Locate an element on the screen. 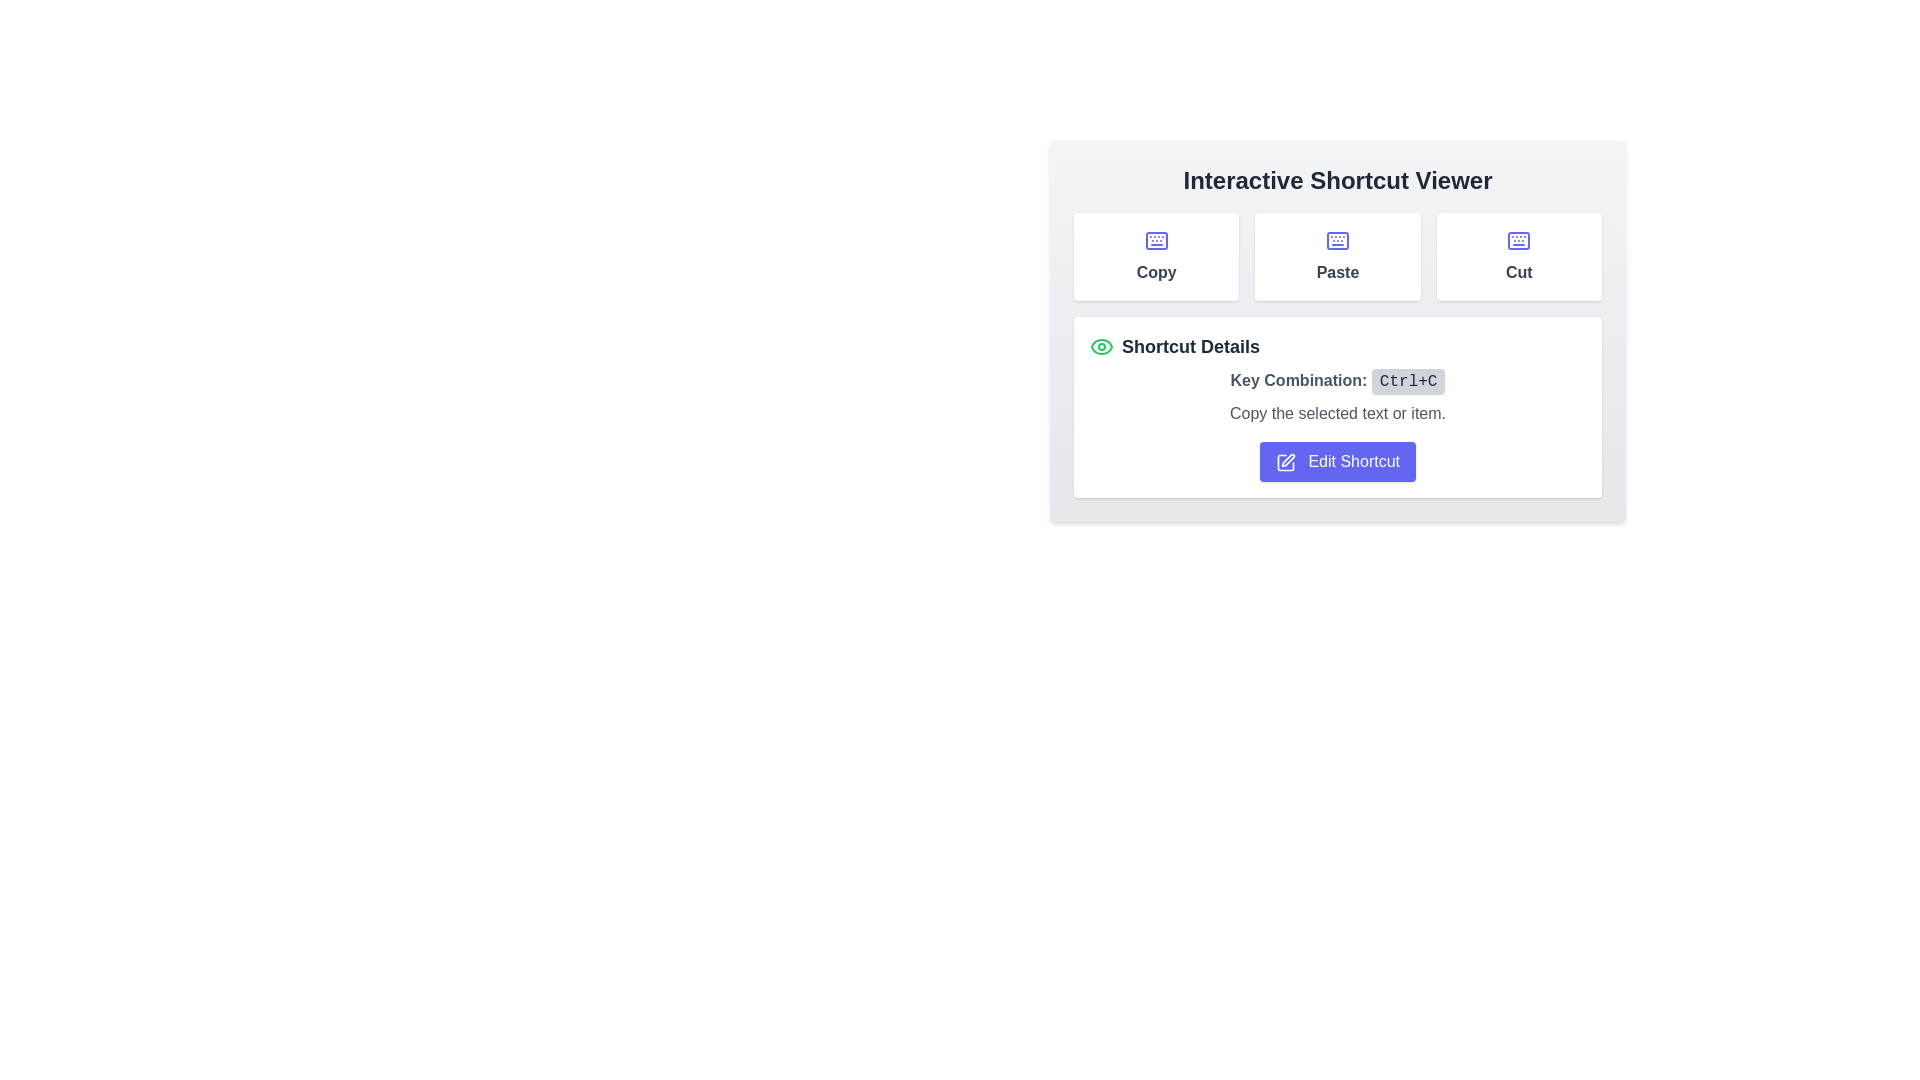 The image size is (1920, 1080). the 'Edit Shortcut' button with an indigo background and white text located at the bottom of the 'Shortcut Details' section is located at coordinates (1338, 462).